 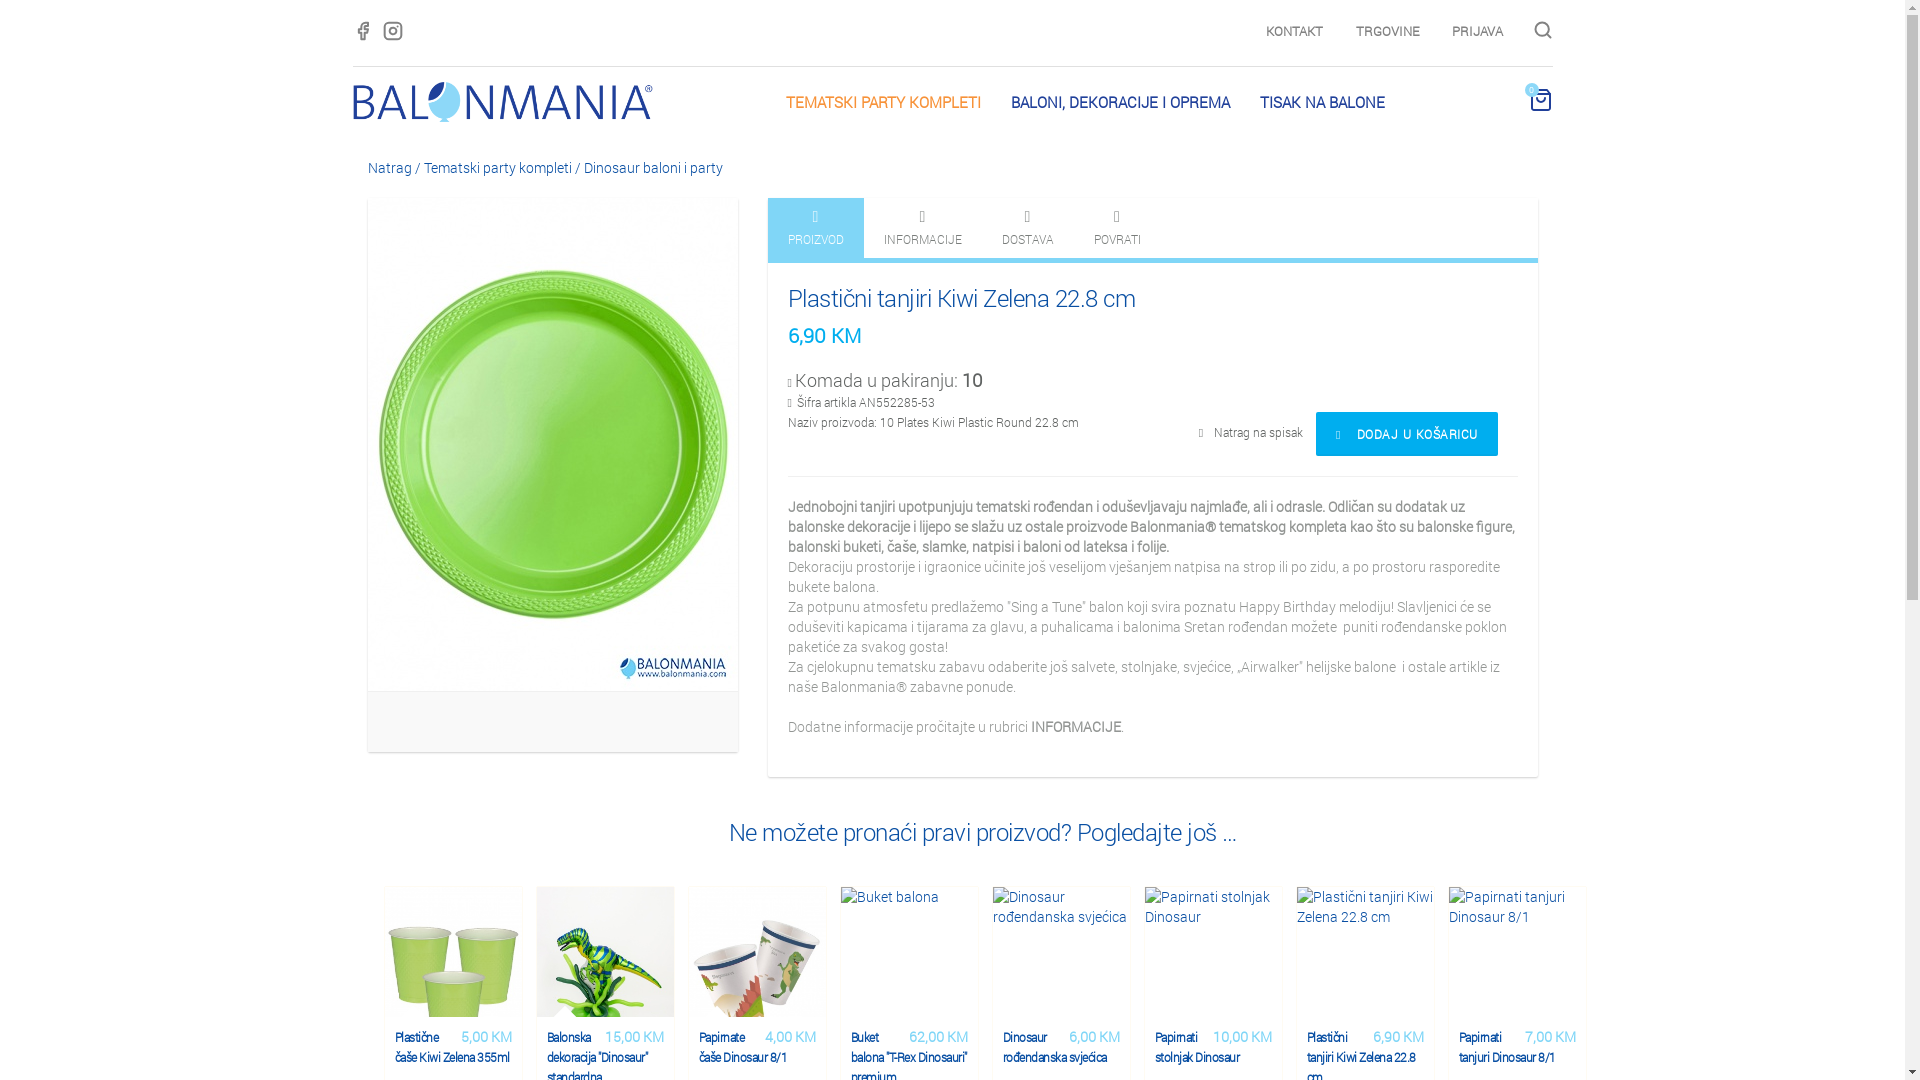 I want to click on 'TRGOVINE', so click(x=1386, y=30).